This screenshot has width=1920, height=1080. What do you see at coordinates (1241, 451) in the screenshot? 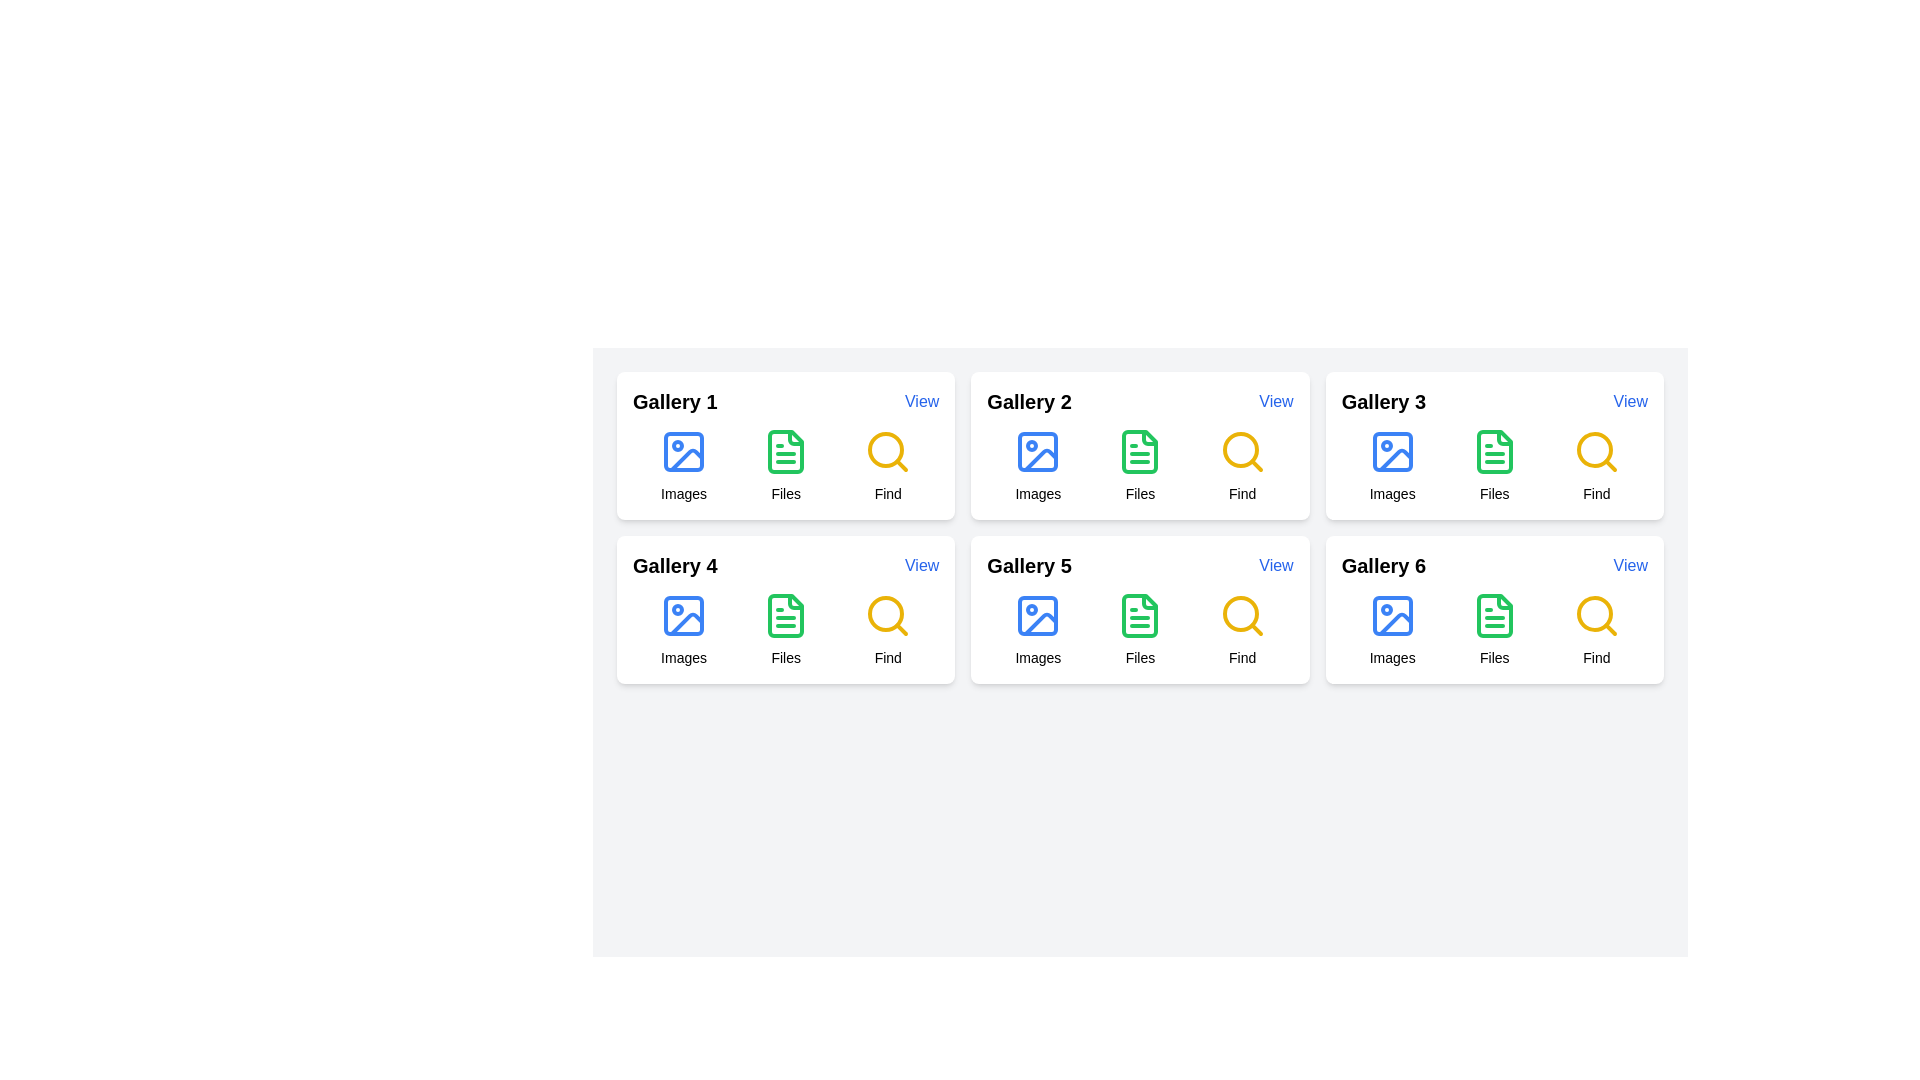
I see `the yellow magnifying glass icon labeled 'Find'` at bounding box center [1241, 451].